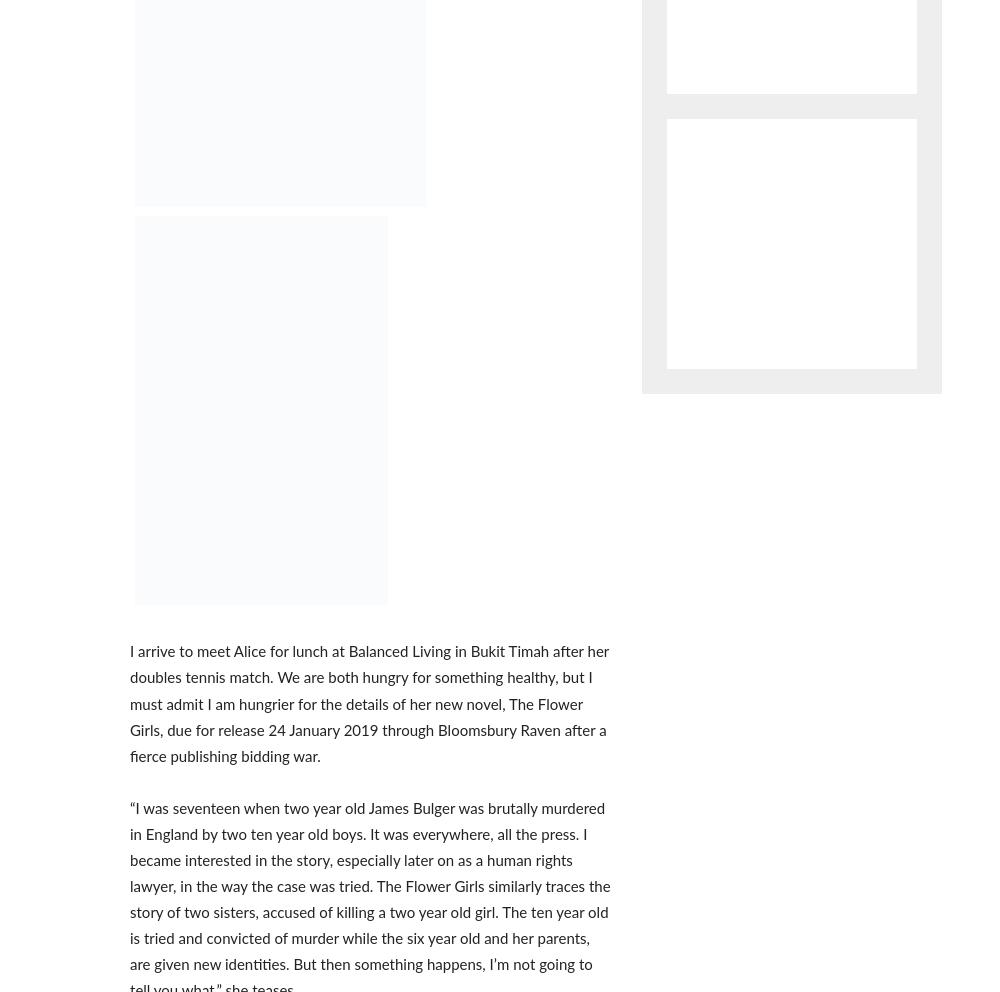  What do you see at coordinates (130, 476) in the screenshot?
I see `'Australian High Commission: A fond farewell'` at bounding box center [130, 476].